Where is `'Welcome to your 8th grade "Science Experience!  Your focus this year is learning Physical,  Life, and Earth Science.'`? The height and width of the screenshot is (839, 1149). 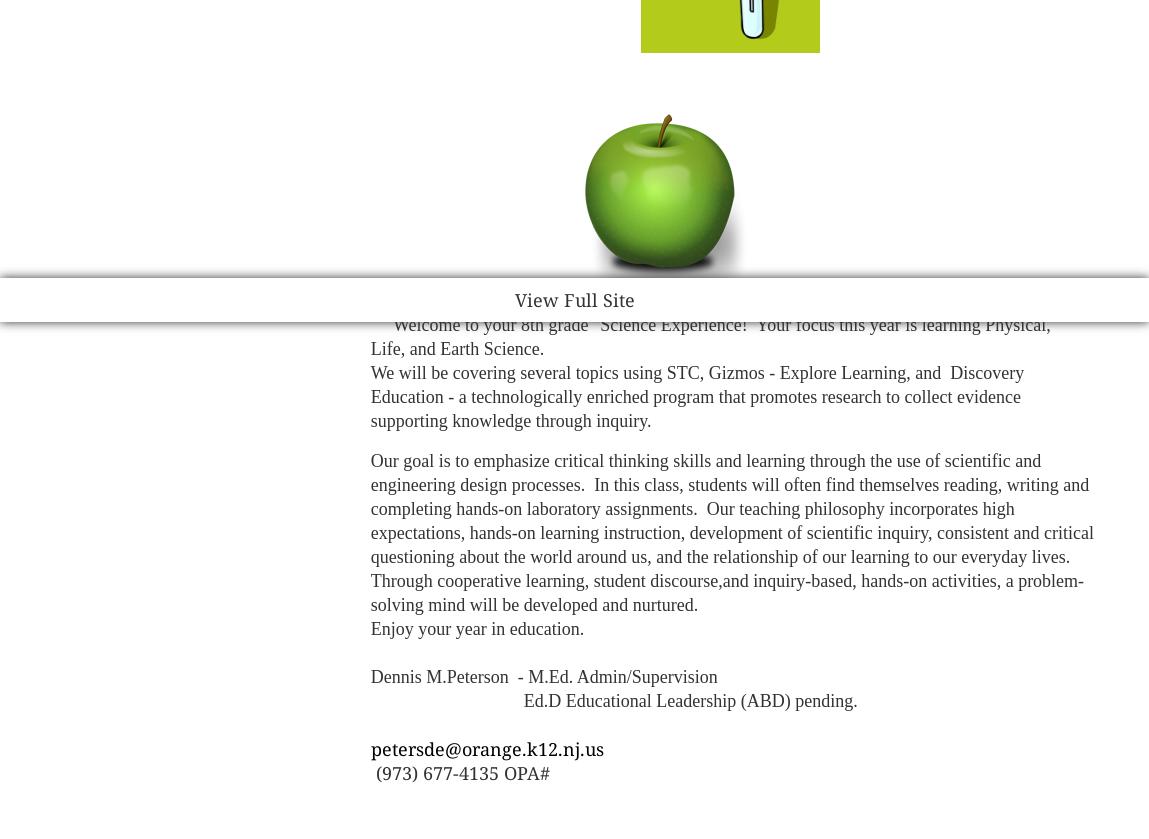 'Welcome to your 8th grade "Science Experience!  Your focus this year is learning Physical,  Life, and Earth Science.' is located at coordinates (712, 337).